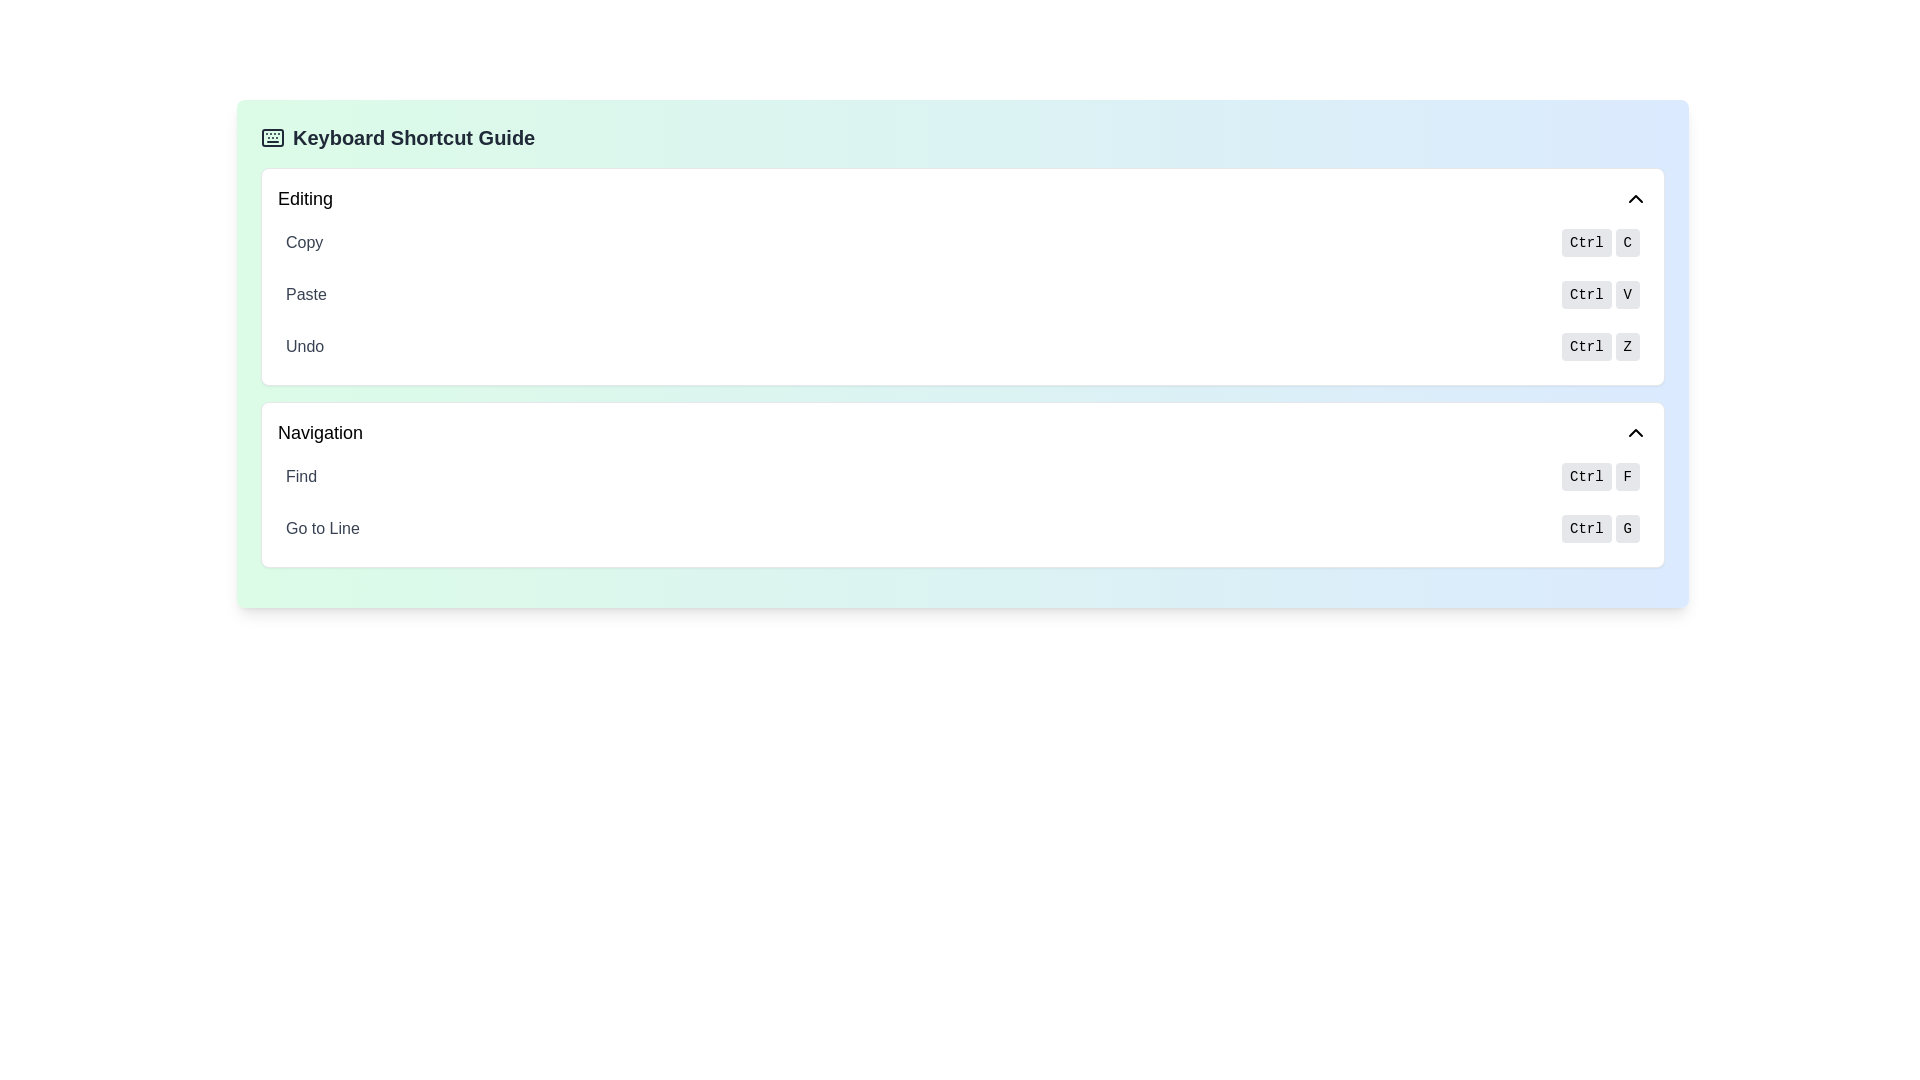  I want to click on the 'Ctrl' button-like label, so click(1600, 294).